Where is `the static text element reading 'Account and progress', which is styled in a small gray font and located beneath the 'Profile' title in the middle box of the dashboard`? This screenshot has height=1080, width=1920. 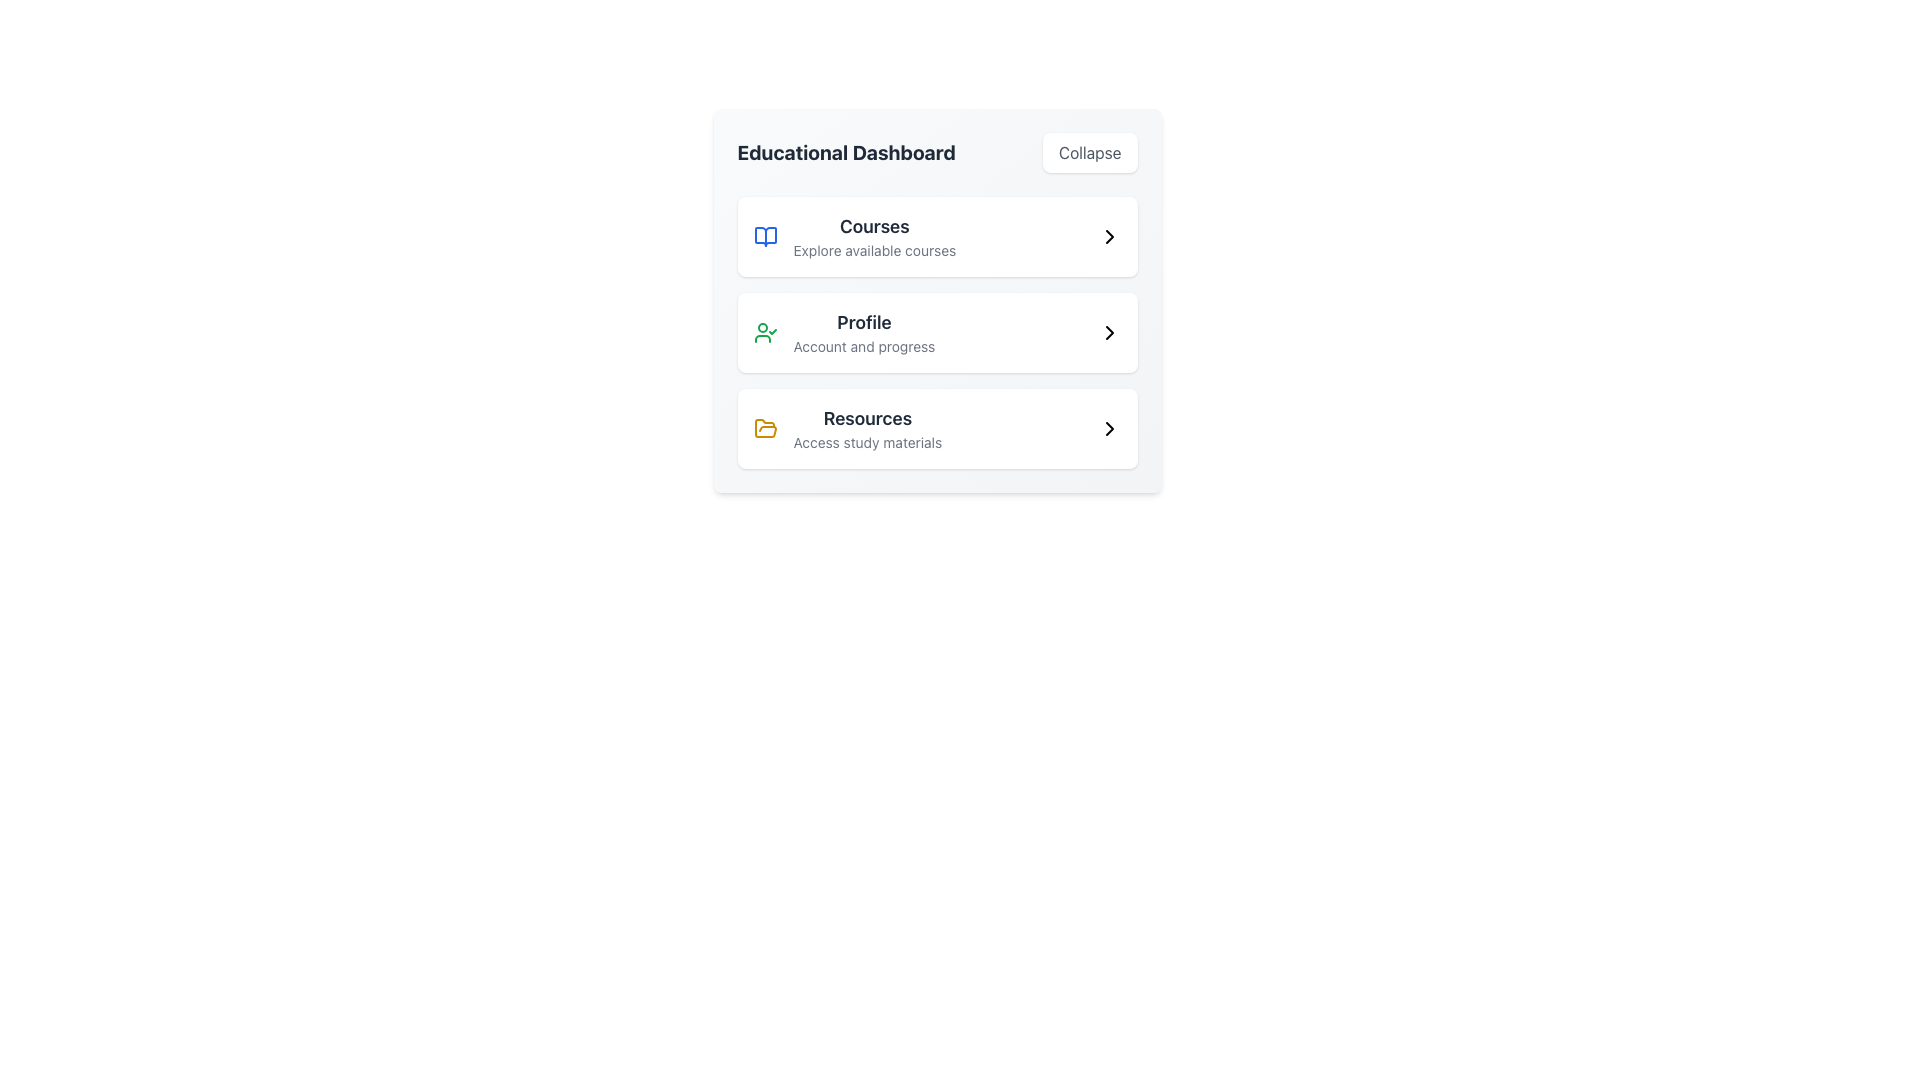
the static text element reading 'Account and progress', which is styled in a small gray font and located beneath the 'Profile' title in the middle box of the dashboard is located at coordinates (864, 346).